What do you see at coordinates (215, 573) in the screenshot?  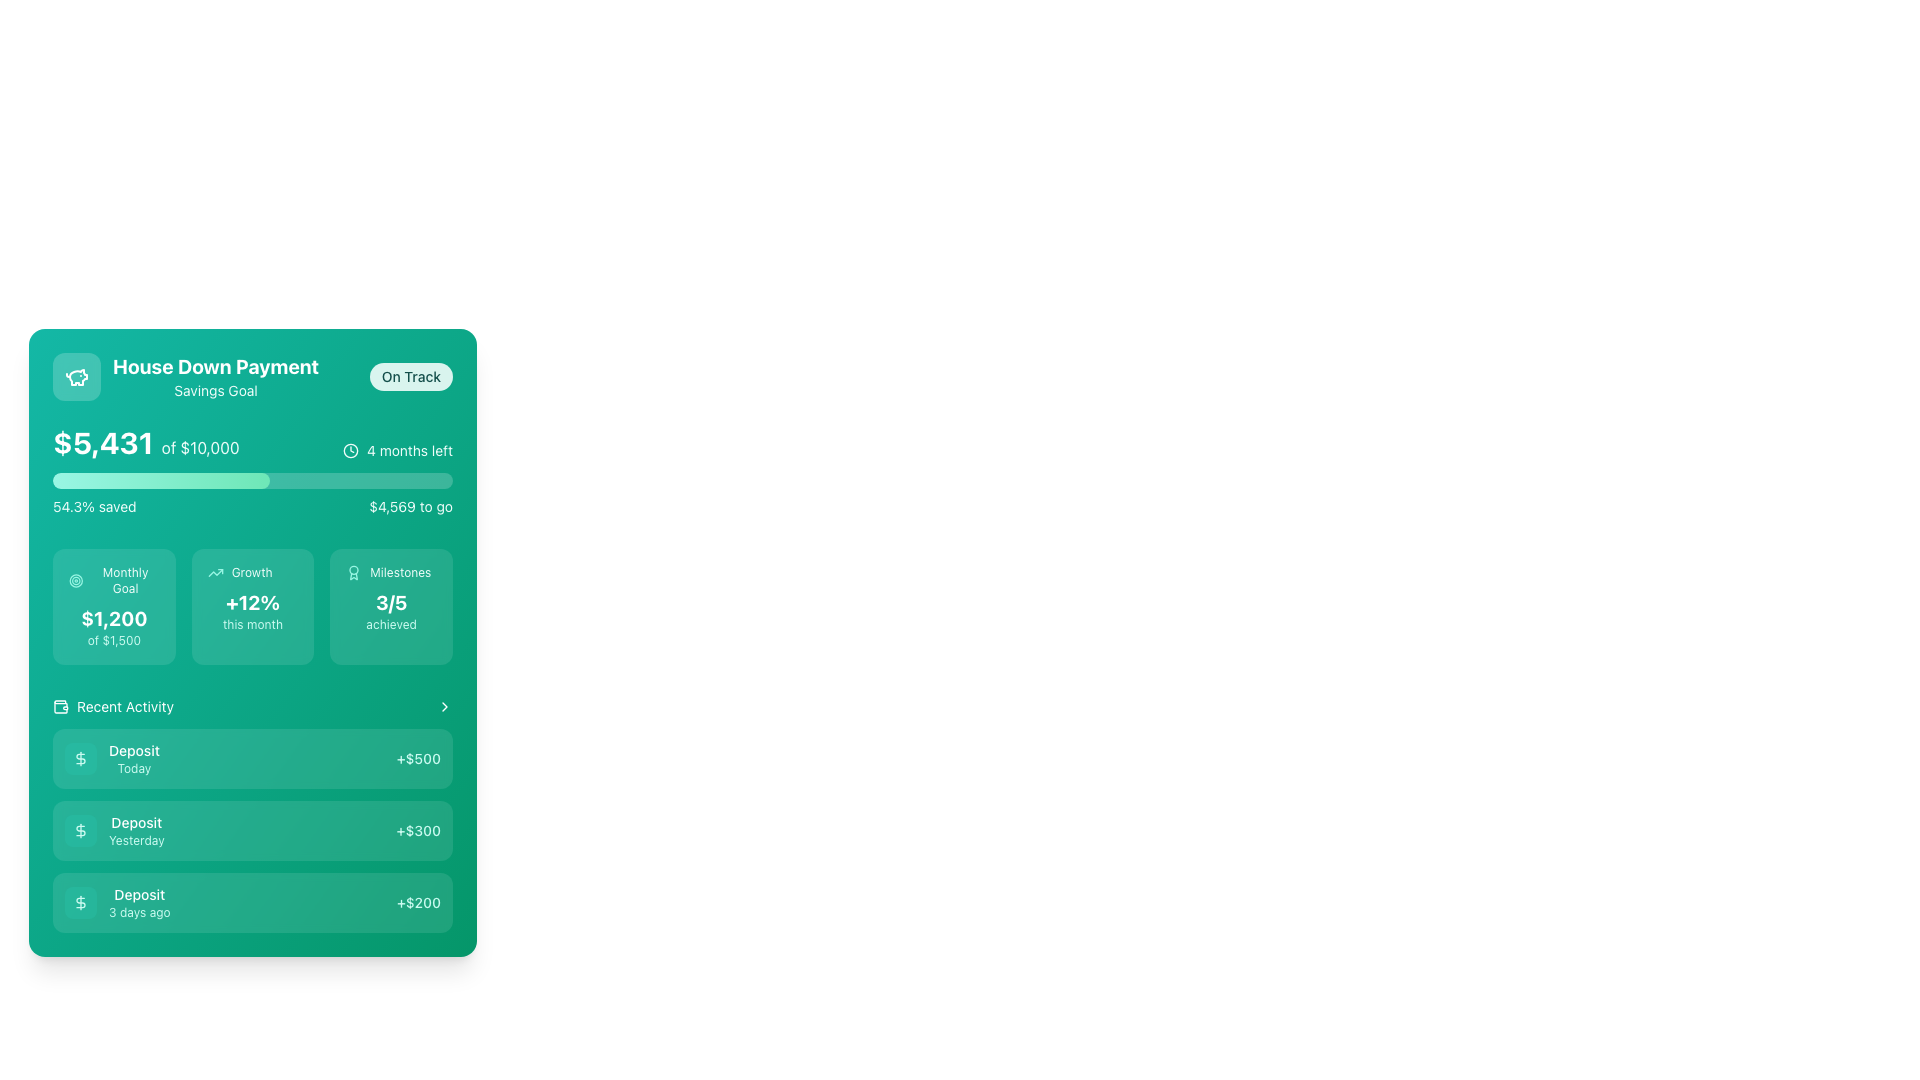 I see `the Growth icon, which symbolizes the positive trend of the Growth metric, located in the leftmost position of the Growth block` at bounding box center [215, 573].